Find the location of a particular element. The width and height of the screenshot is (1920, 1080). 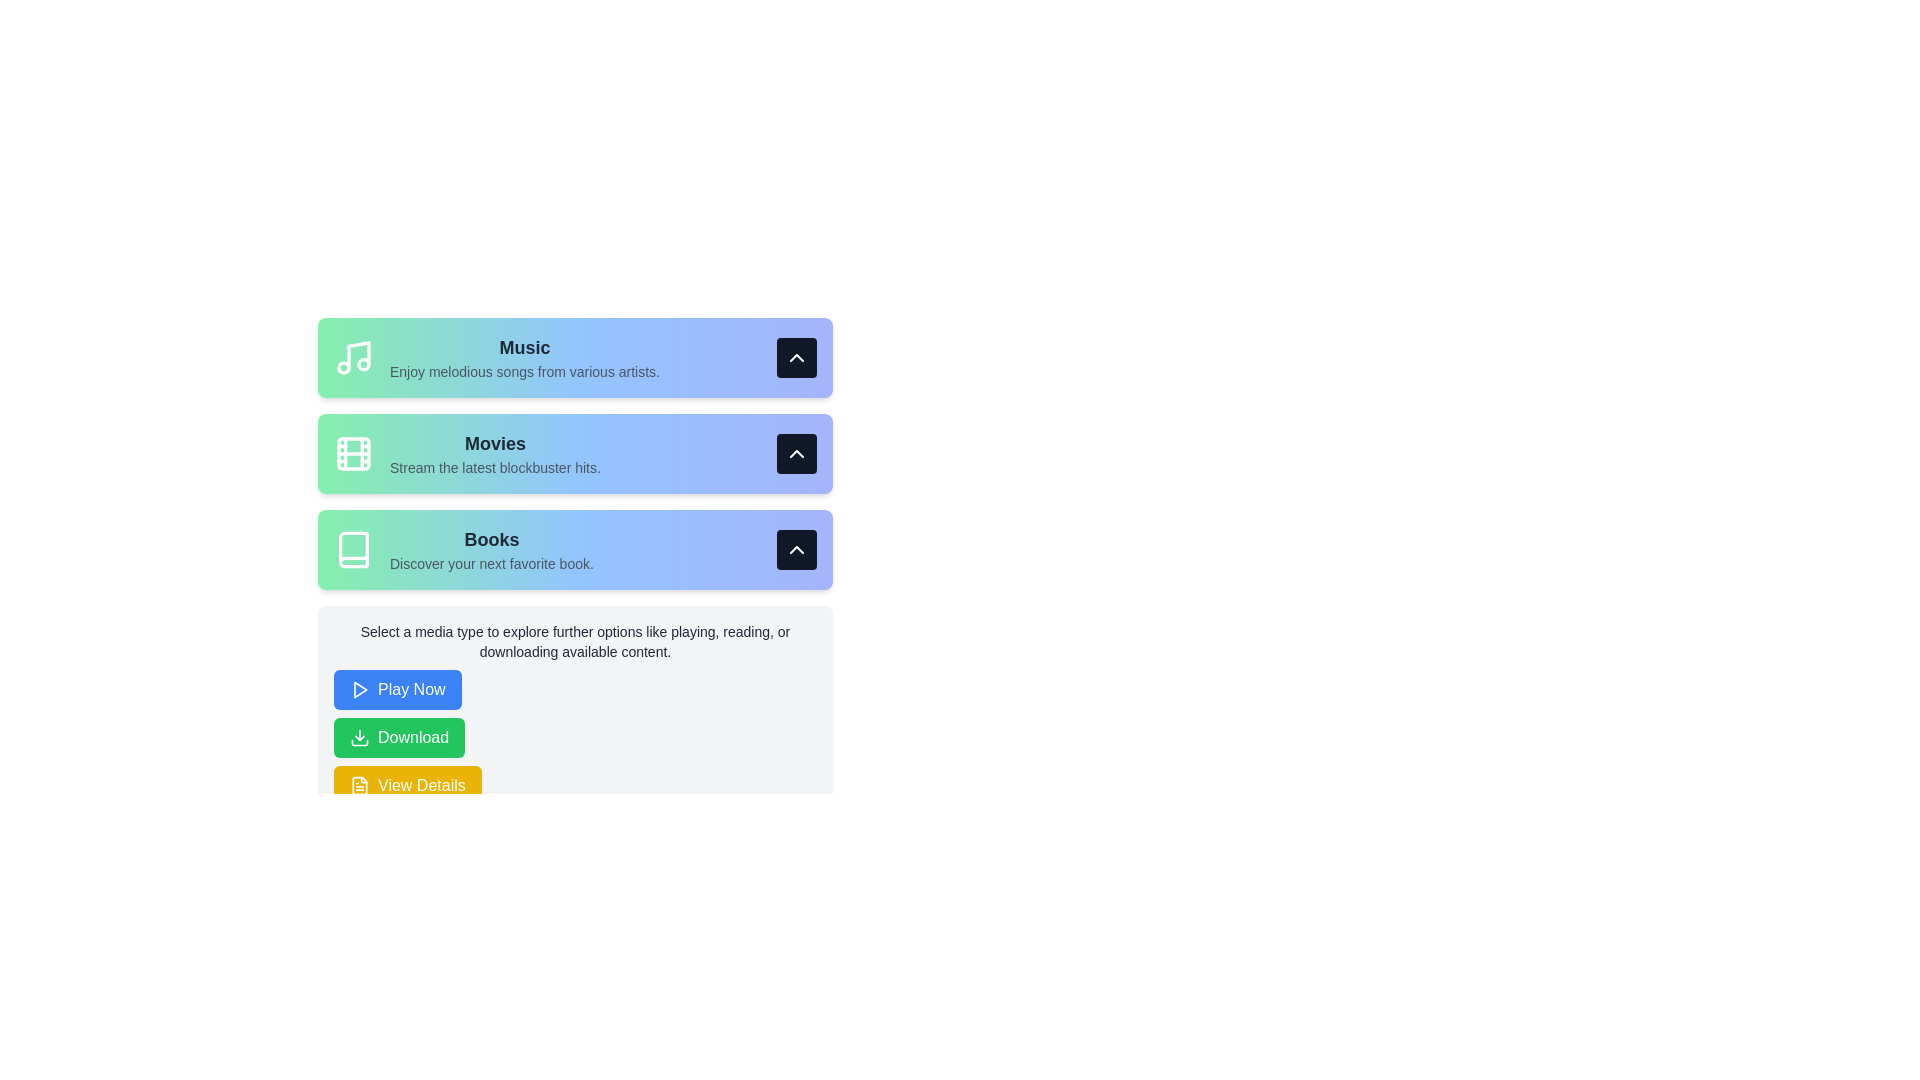

the play action icon, which is a triangle pointing right enclosed in a circular or square boundary, located to the left of the 'Play Now' button text is located at coordinates (360, 689).